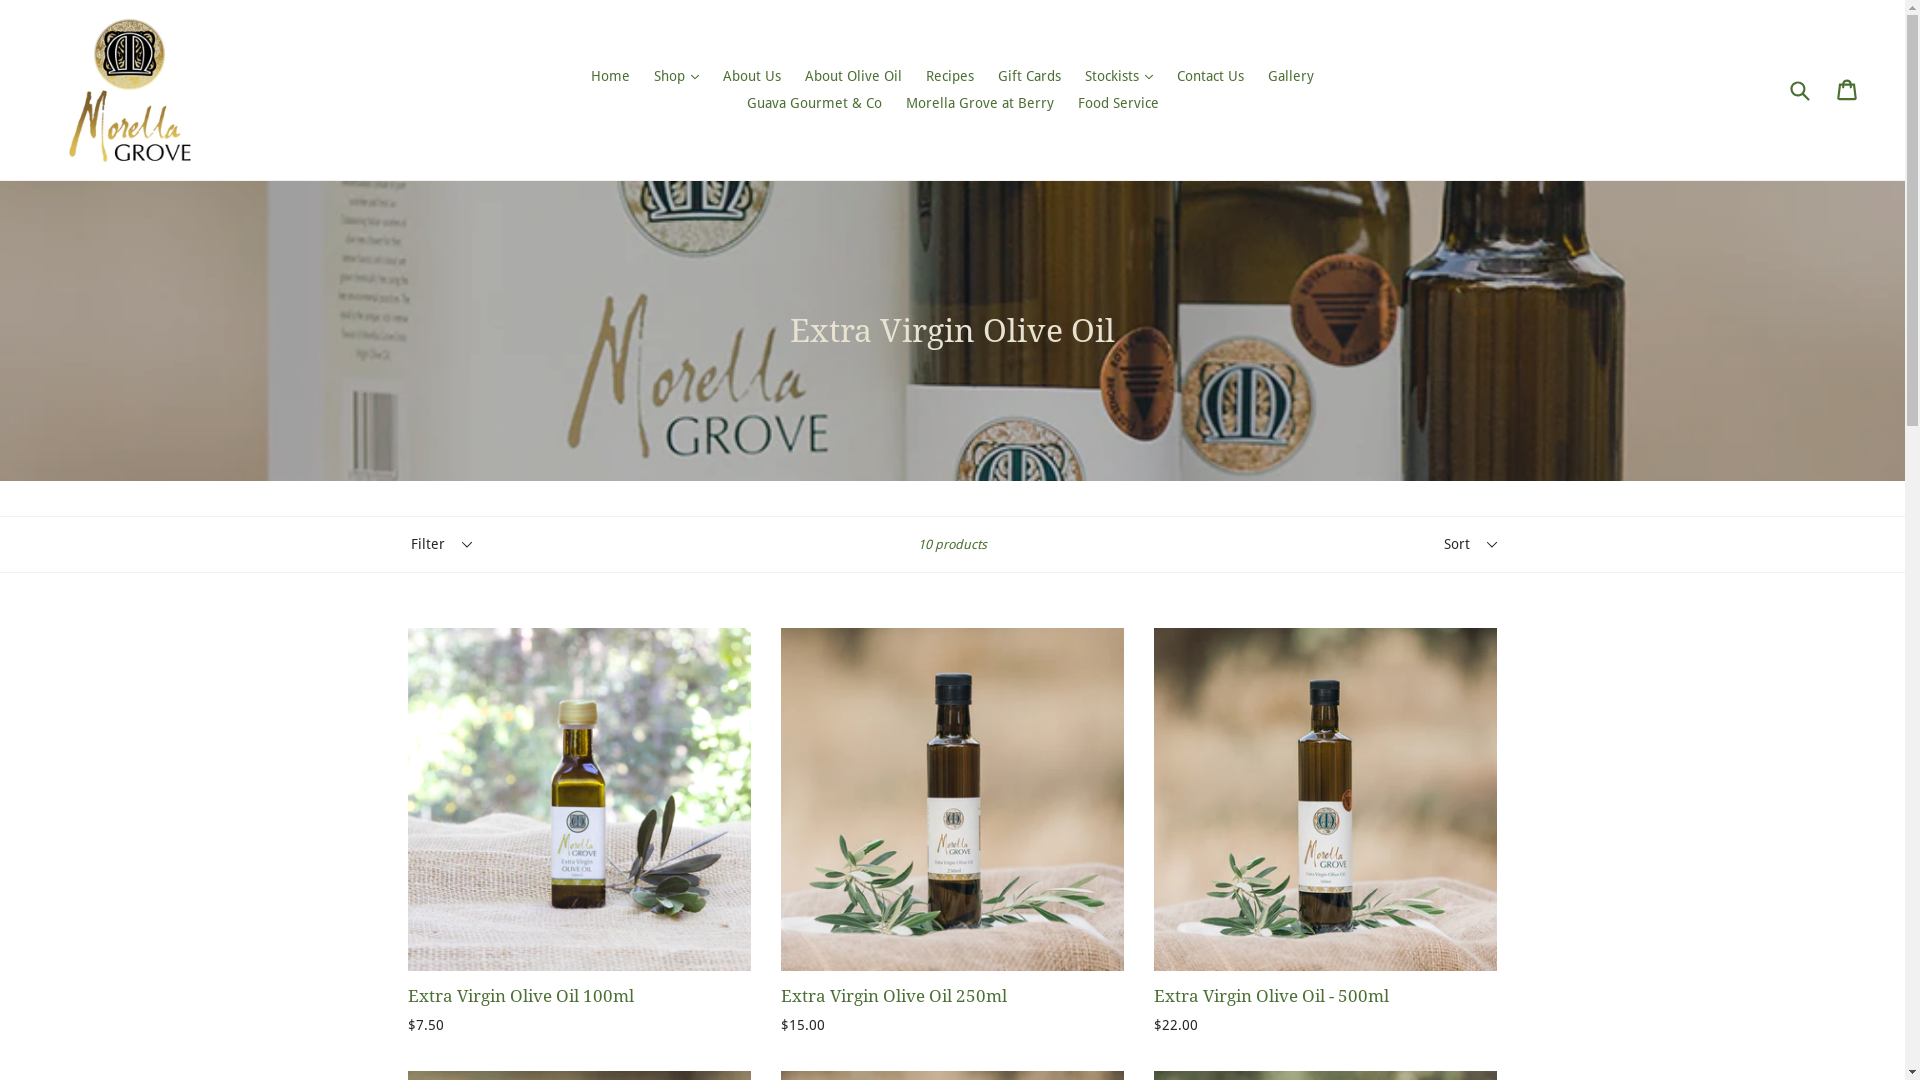 The image size is (1920, 1080). What do you see at coordinates (988, 75) in the screenshot?
I see `'Gift Cards'` at bounding box center [988, 75].